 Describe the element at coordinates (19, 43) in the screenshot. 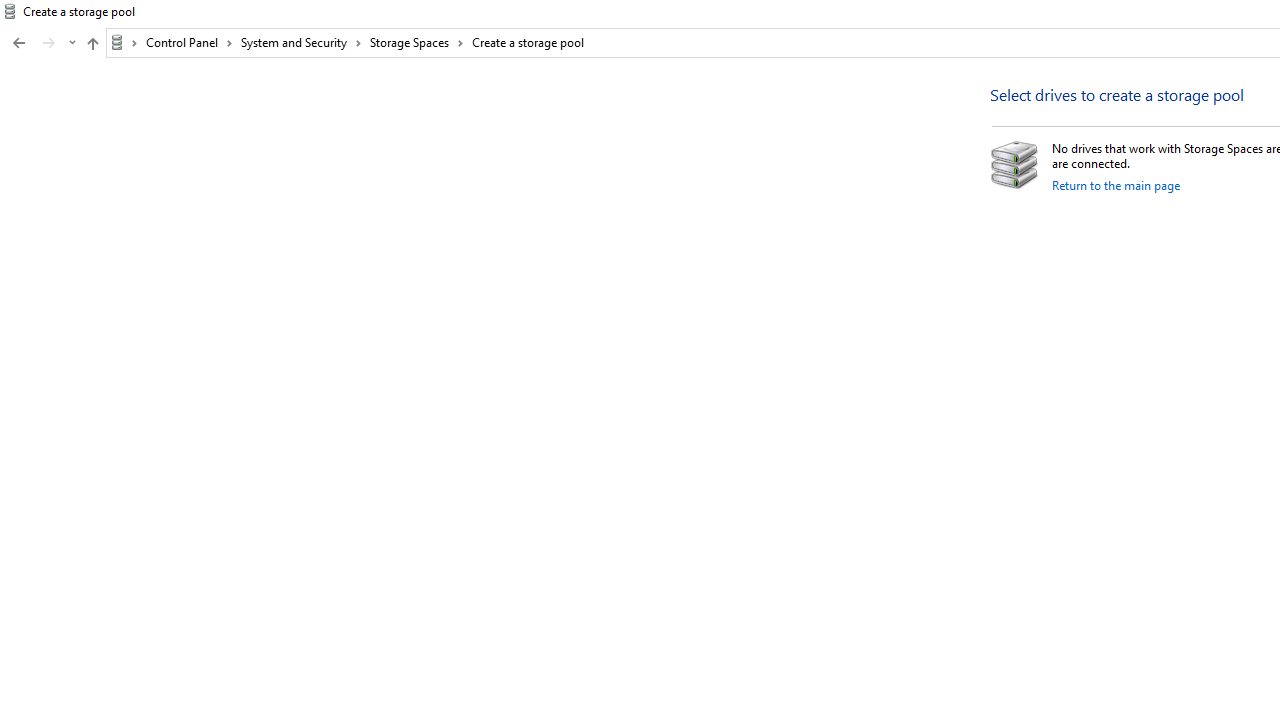

I see `'Back to Storage Spaces (Alt + Left Arrow)'` at that location.